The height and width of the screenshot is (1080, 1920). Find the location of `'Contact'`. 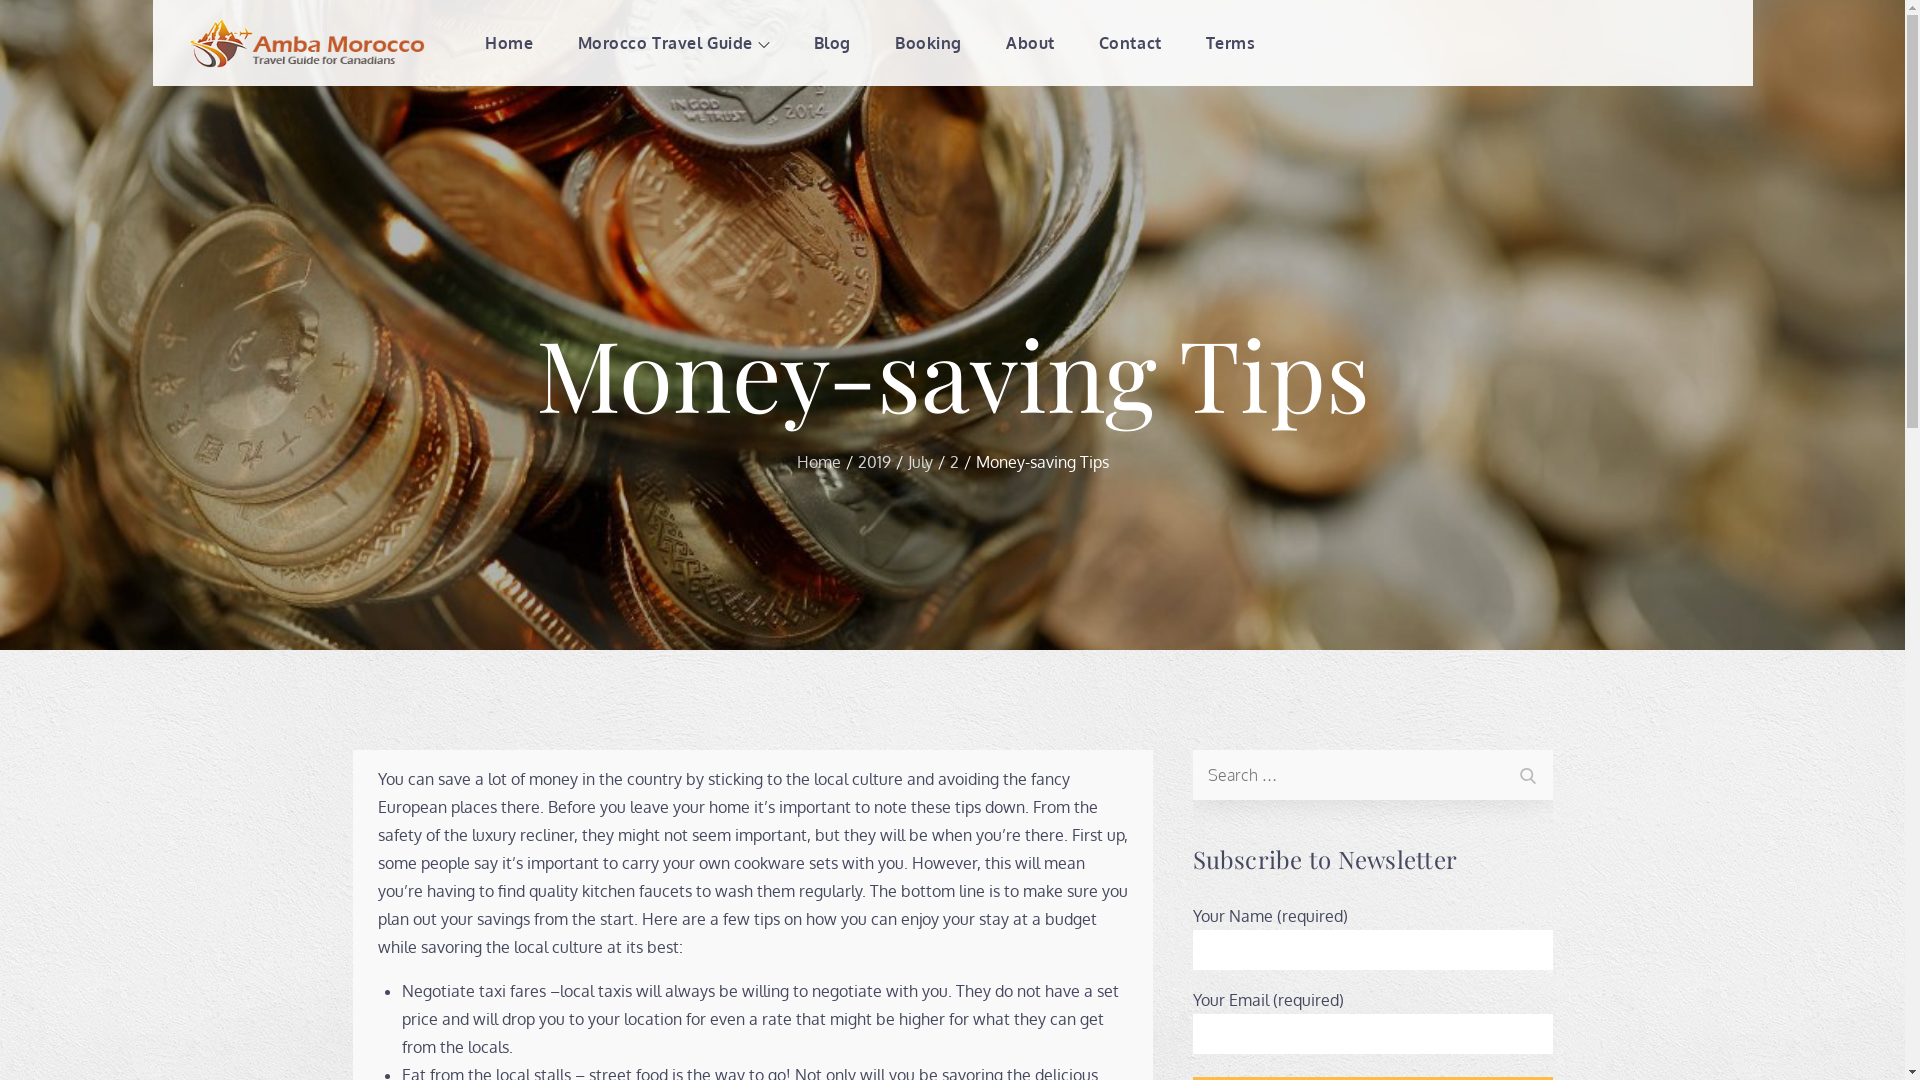

'Contact' is located at coordinates (1078, 42).